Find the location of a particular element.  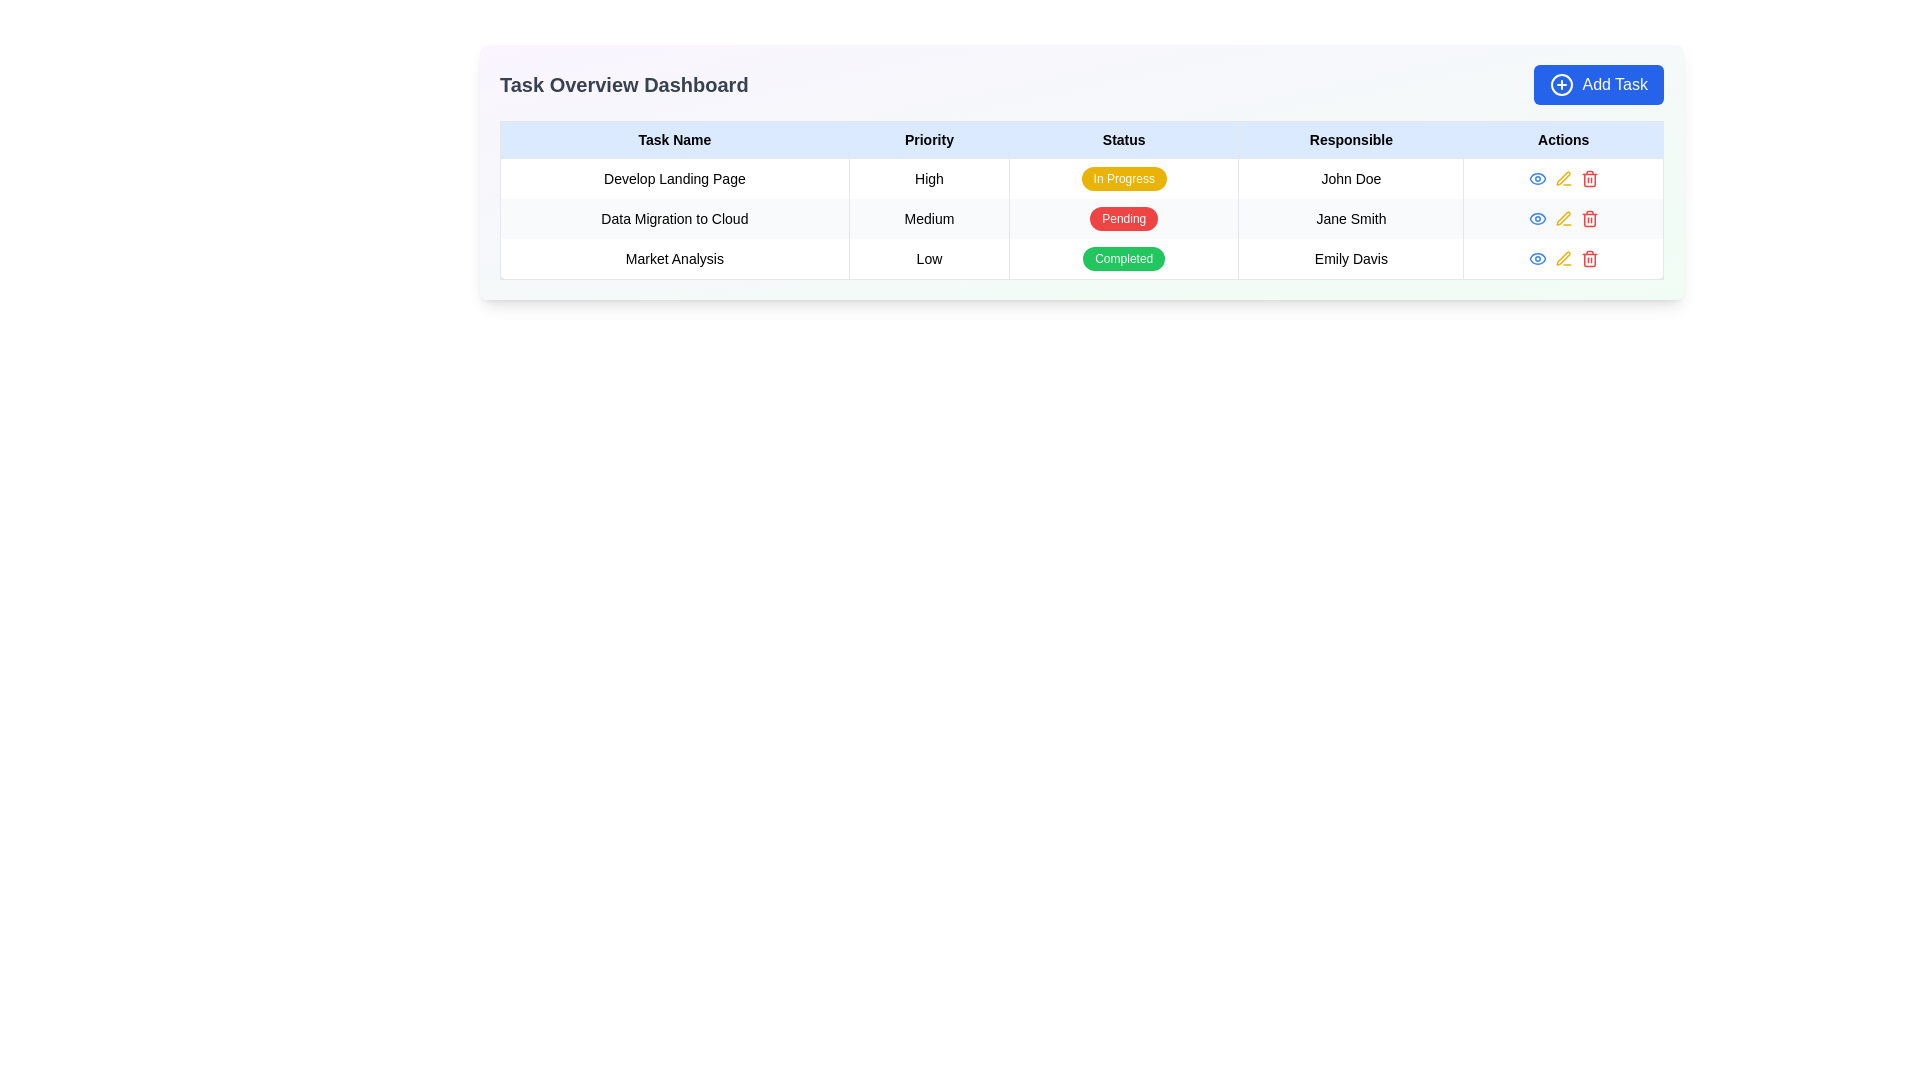

the eye-like icon located in the 'Actions' column of the table, in the first row is located at coordinates (1536, 257).